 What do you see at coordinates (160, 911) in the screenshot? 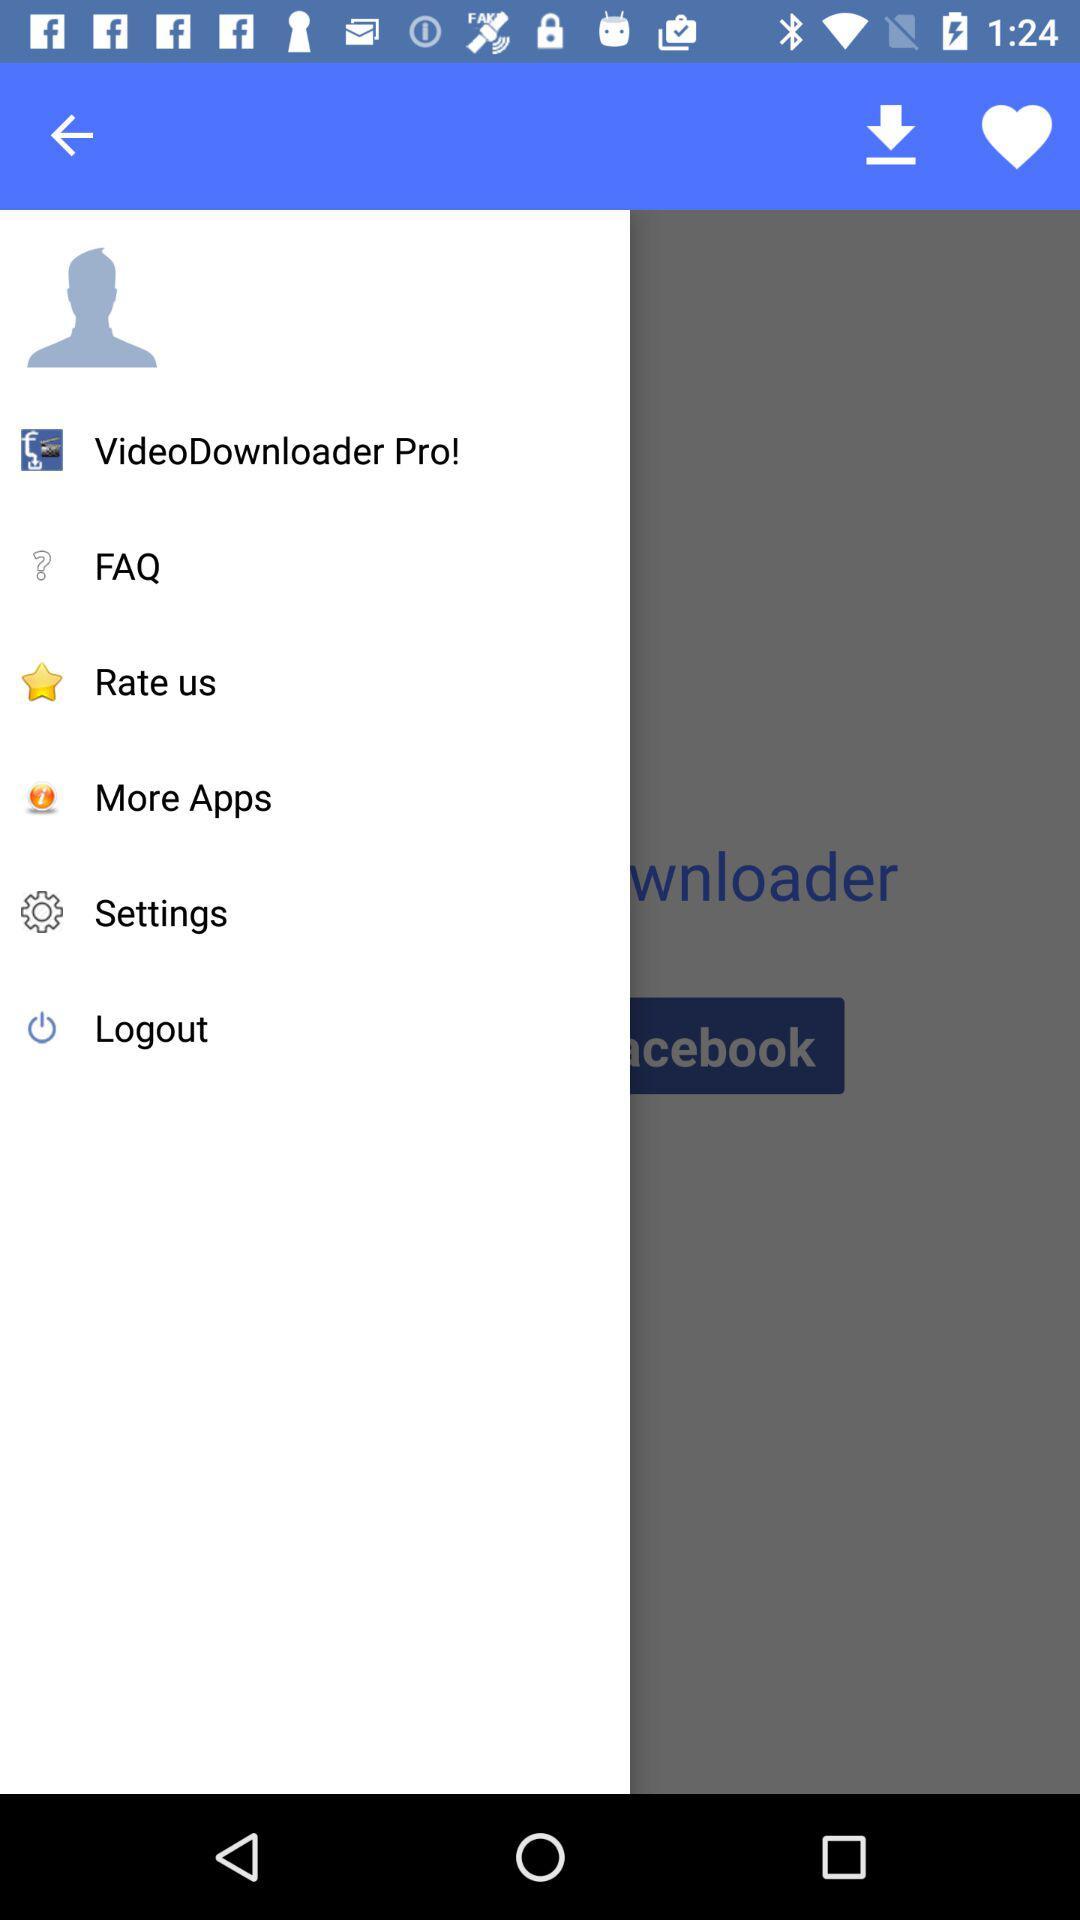
I see `settings` at bounding box center [160, 911].